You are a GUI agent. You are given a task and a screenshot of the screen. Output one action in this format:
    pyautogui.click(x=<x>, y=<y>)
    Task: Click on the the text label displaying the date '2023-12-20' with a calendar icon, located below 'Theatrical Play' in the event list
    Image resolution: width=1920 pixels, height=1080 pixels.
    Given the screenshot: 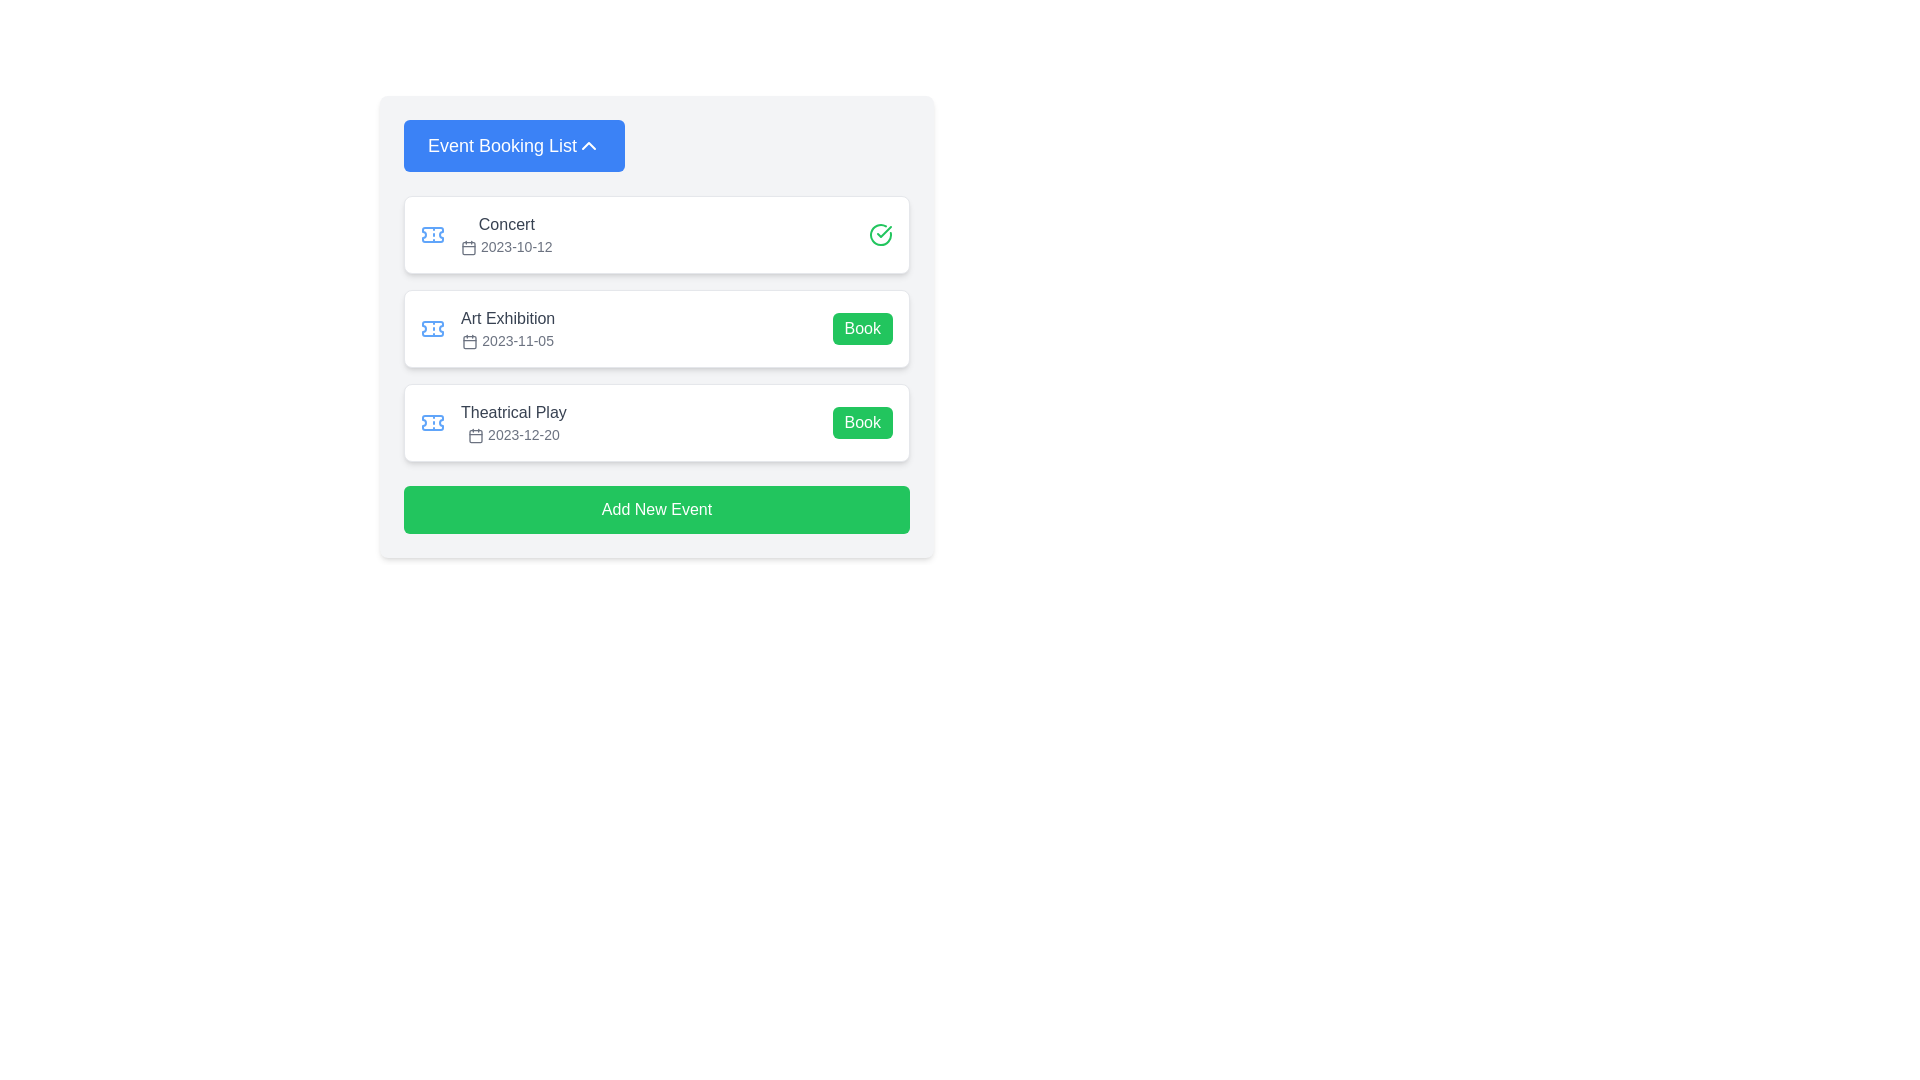 What is the action you would take?
    pyautogui.click(x=513, y=434)
    